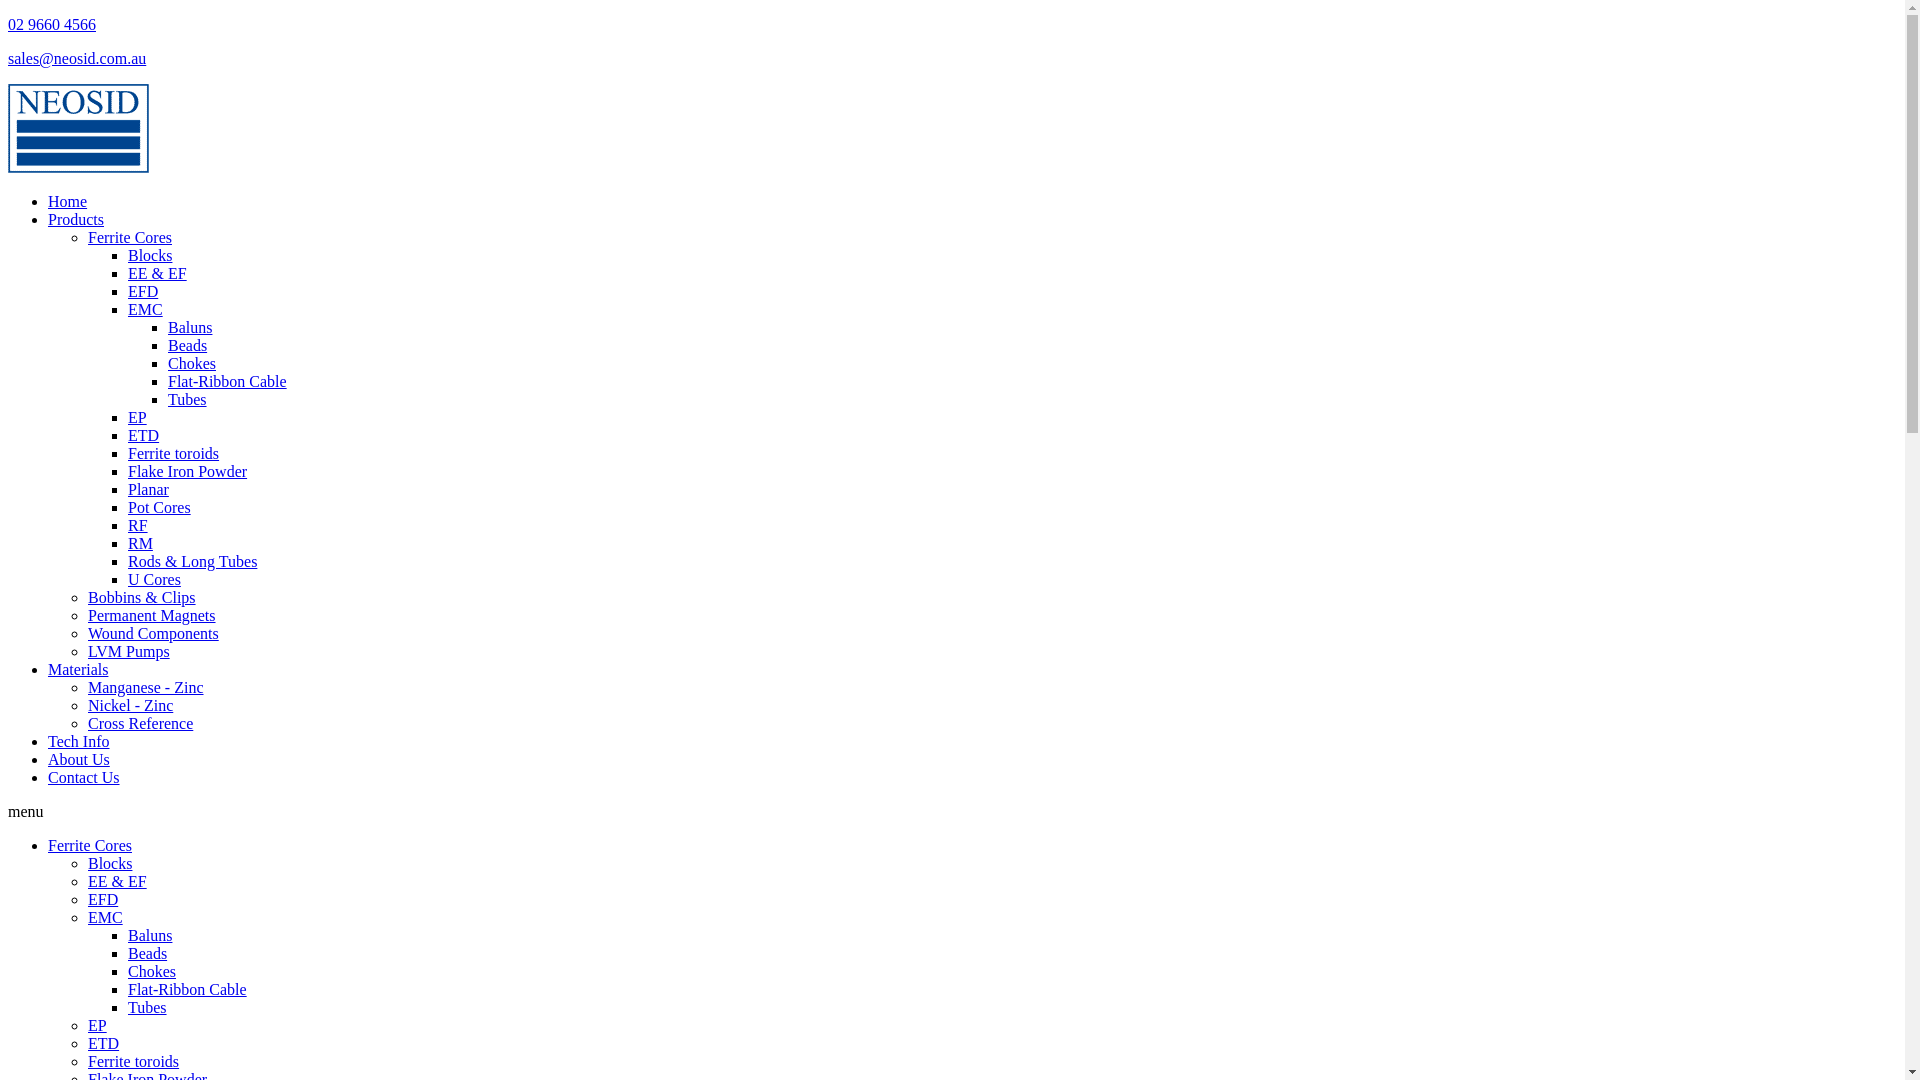 This screenshot has width=1920, height=1080. What do you see at coordinates (76, 57) in the screenshot?
I see `'sales@neosid.com.au'` at bounding box center [76, 57].